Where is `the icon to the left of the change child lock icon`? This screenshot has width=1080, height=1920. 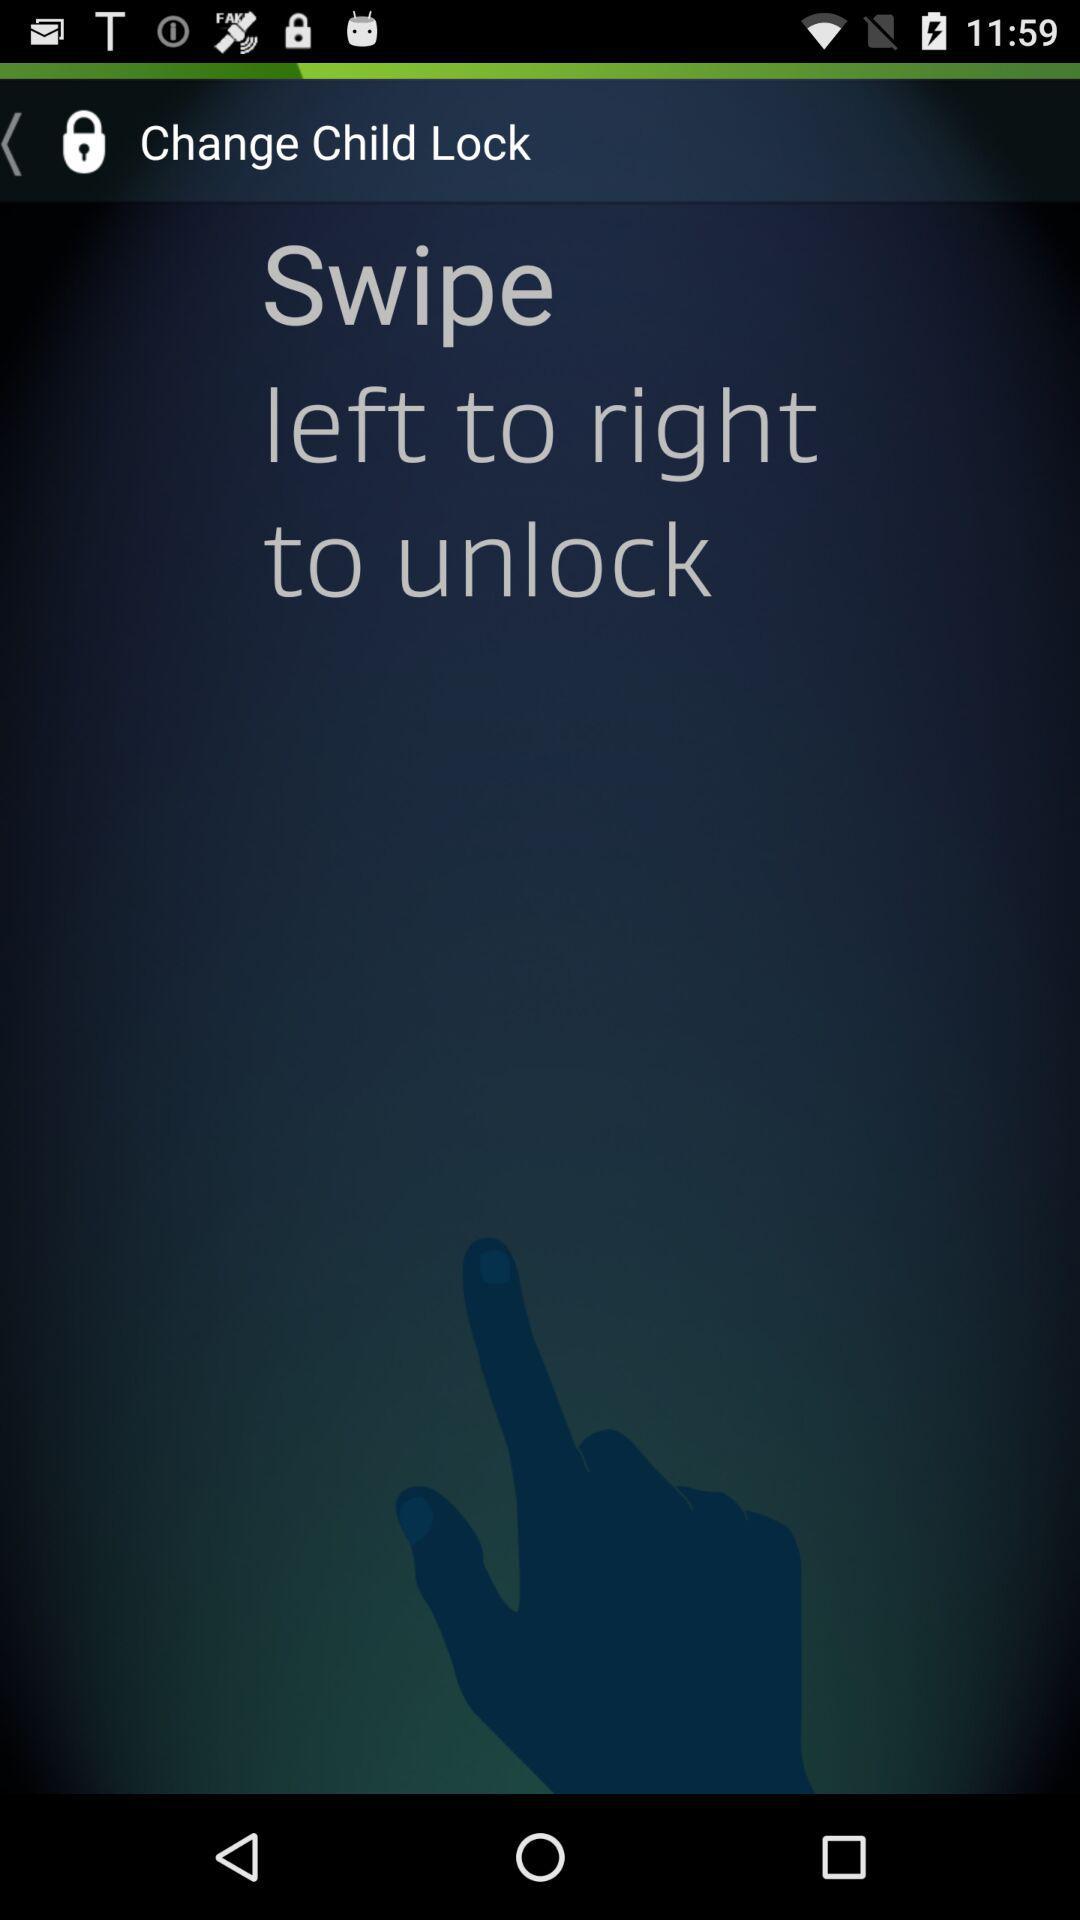
the icon to the left of the change child lock icon is located at coordinates (61, 140).